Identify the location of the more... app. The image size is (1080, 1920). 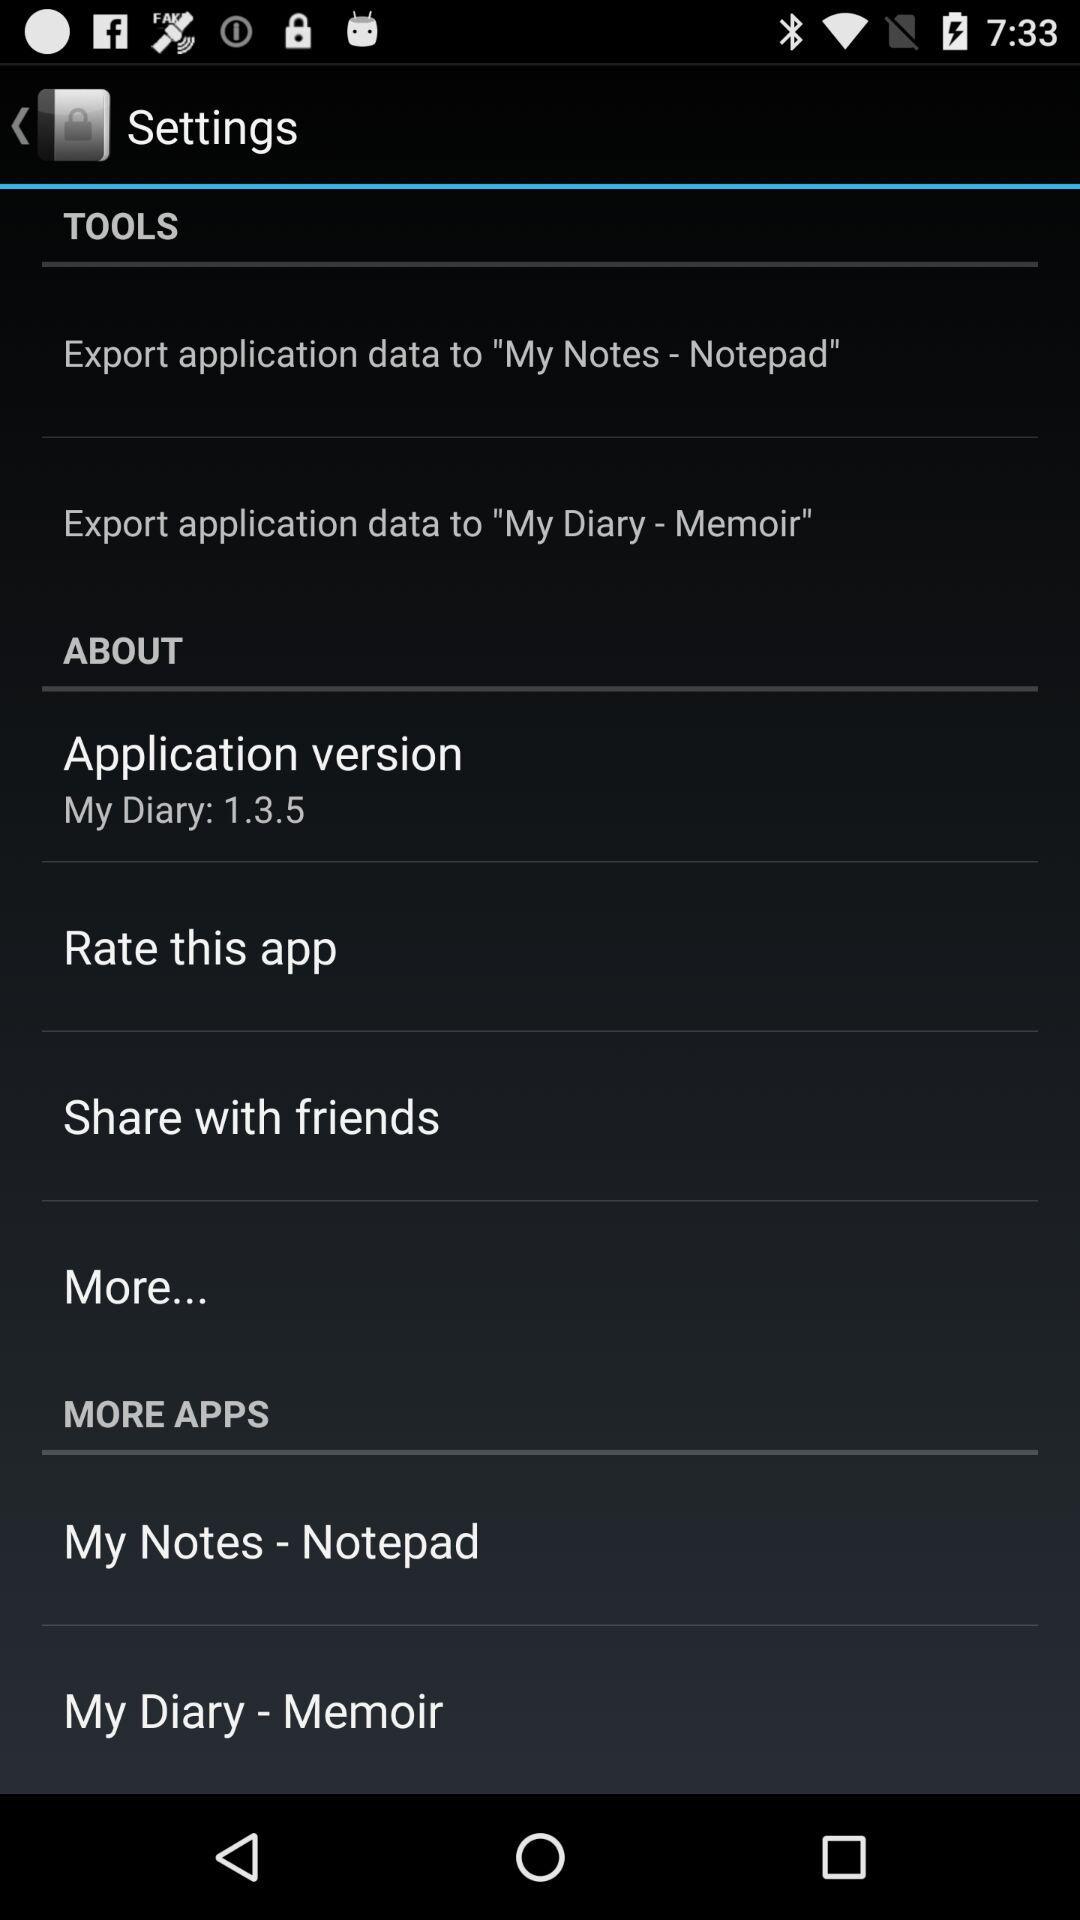
(135, 1285).